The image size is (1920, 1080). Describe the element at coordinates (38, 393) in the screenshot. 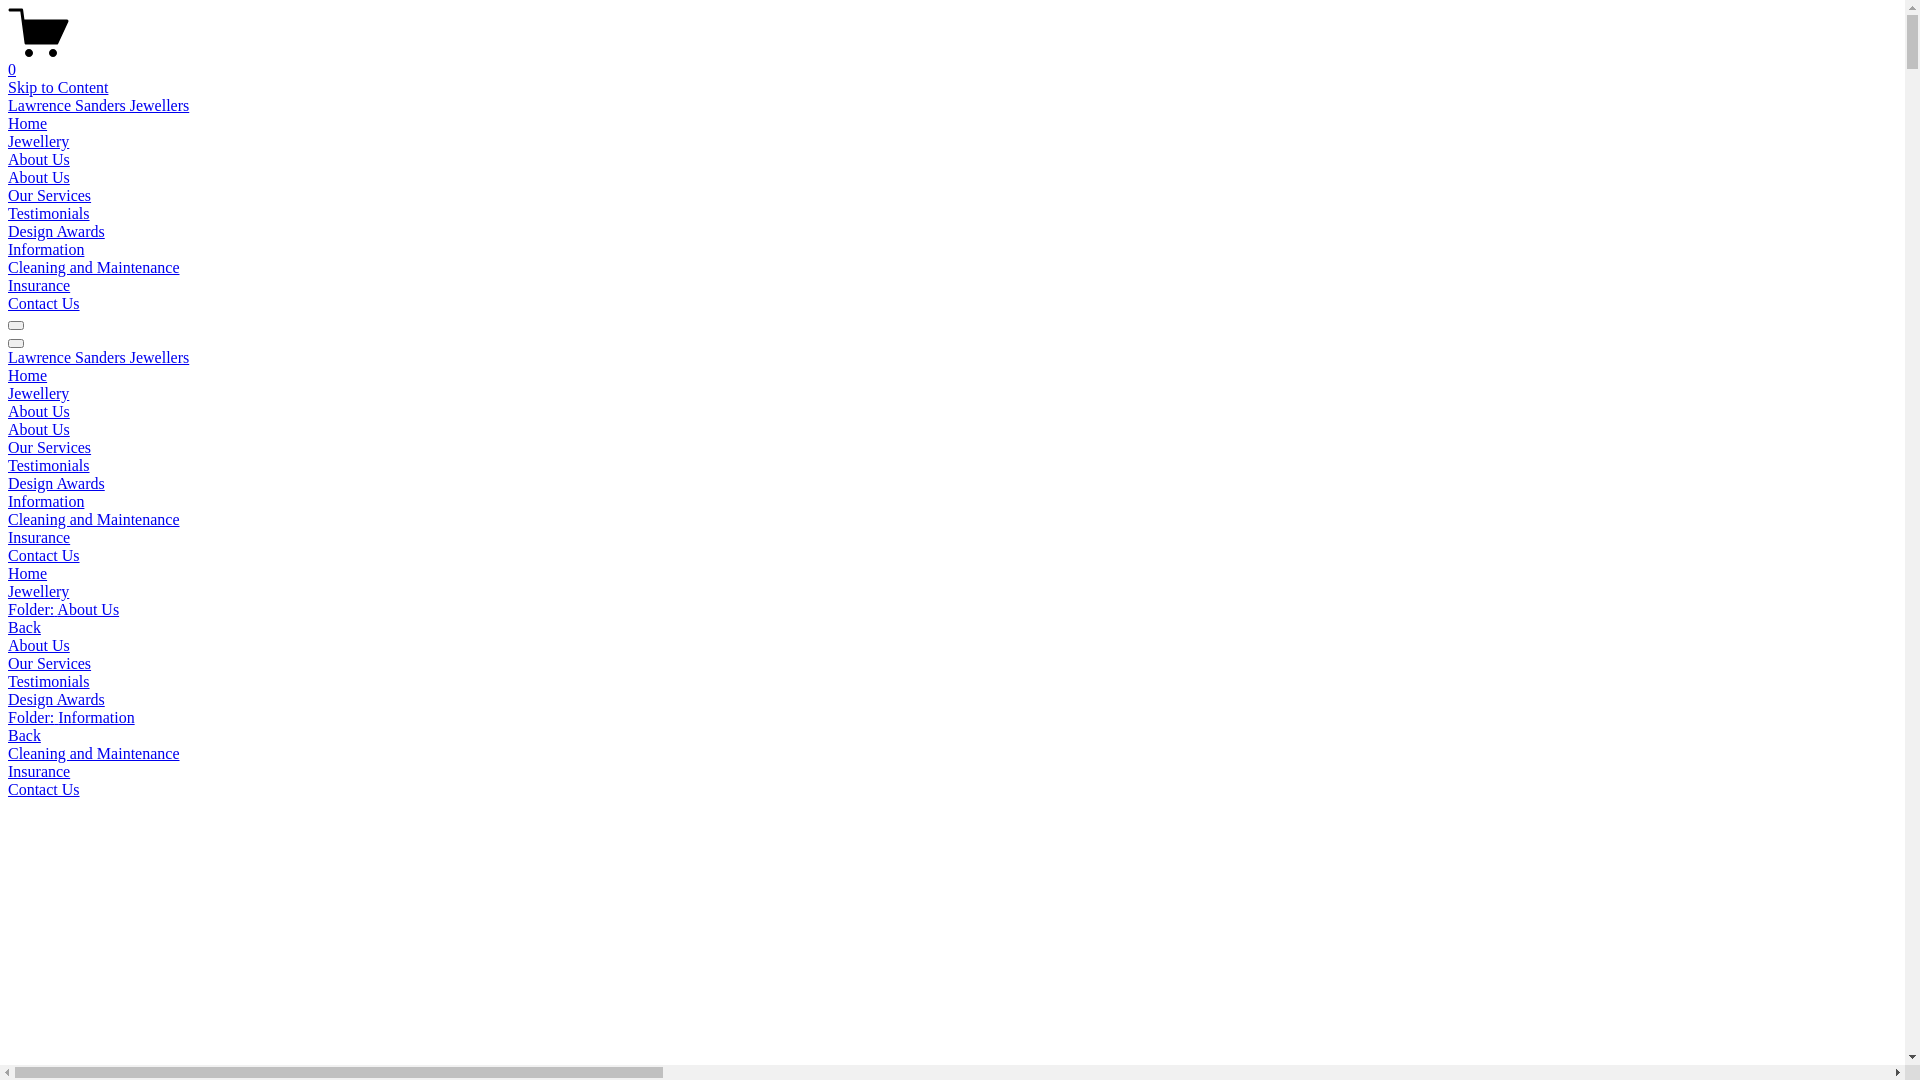

I see `'Jewellery'` at that location.